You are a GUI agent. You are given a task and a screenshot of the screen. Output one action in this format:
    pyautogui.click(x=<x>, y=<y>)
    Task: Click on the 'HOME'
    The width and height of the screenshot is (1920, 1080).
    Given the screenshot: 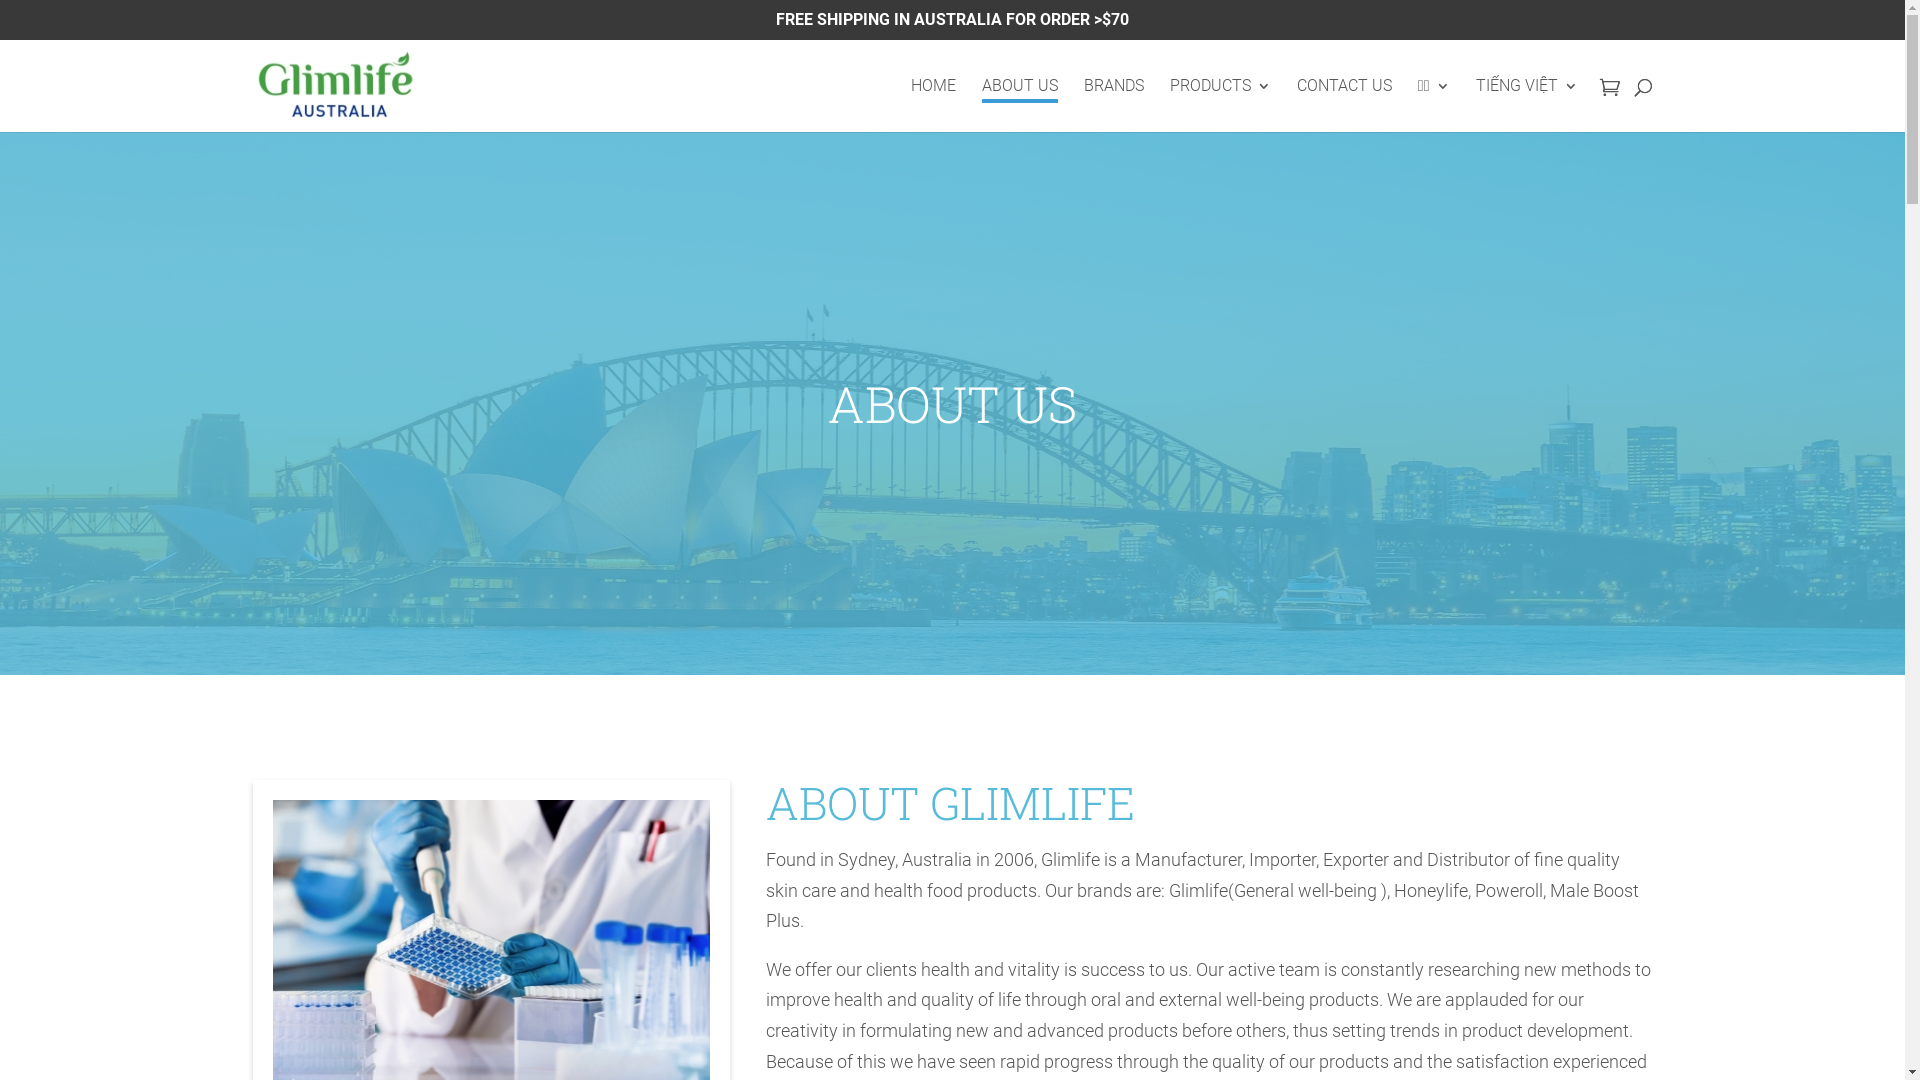 What is the action you would take?
    pyautogui.click(x=932, y=105)
    